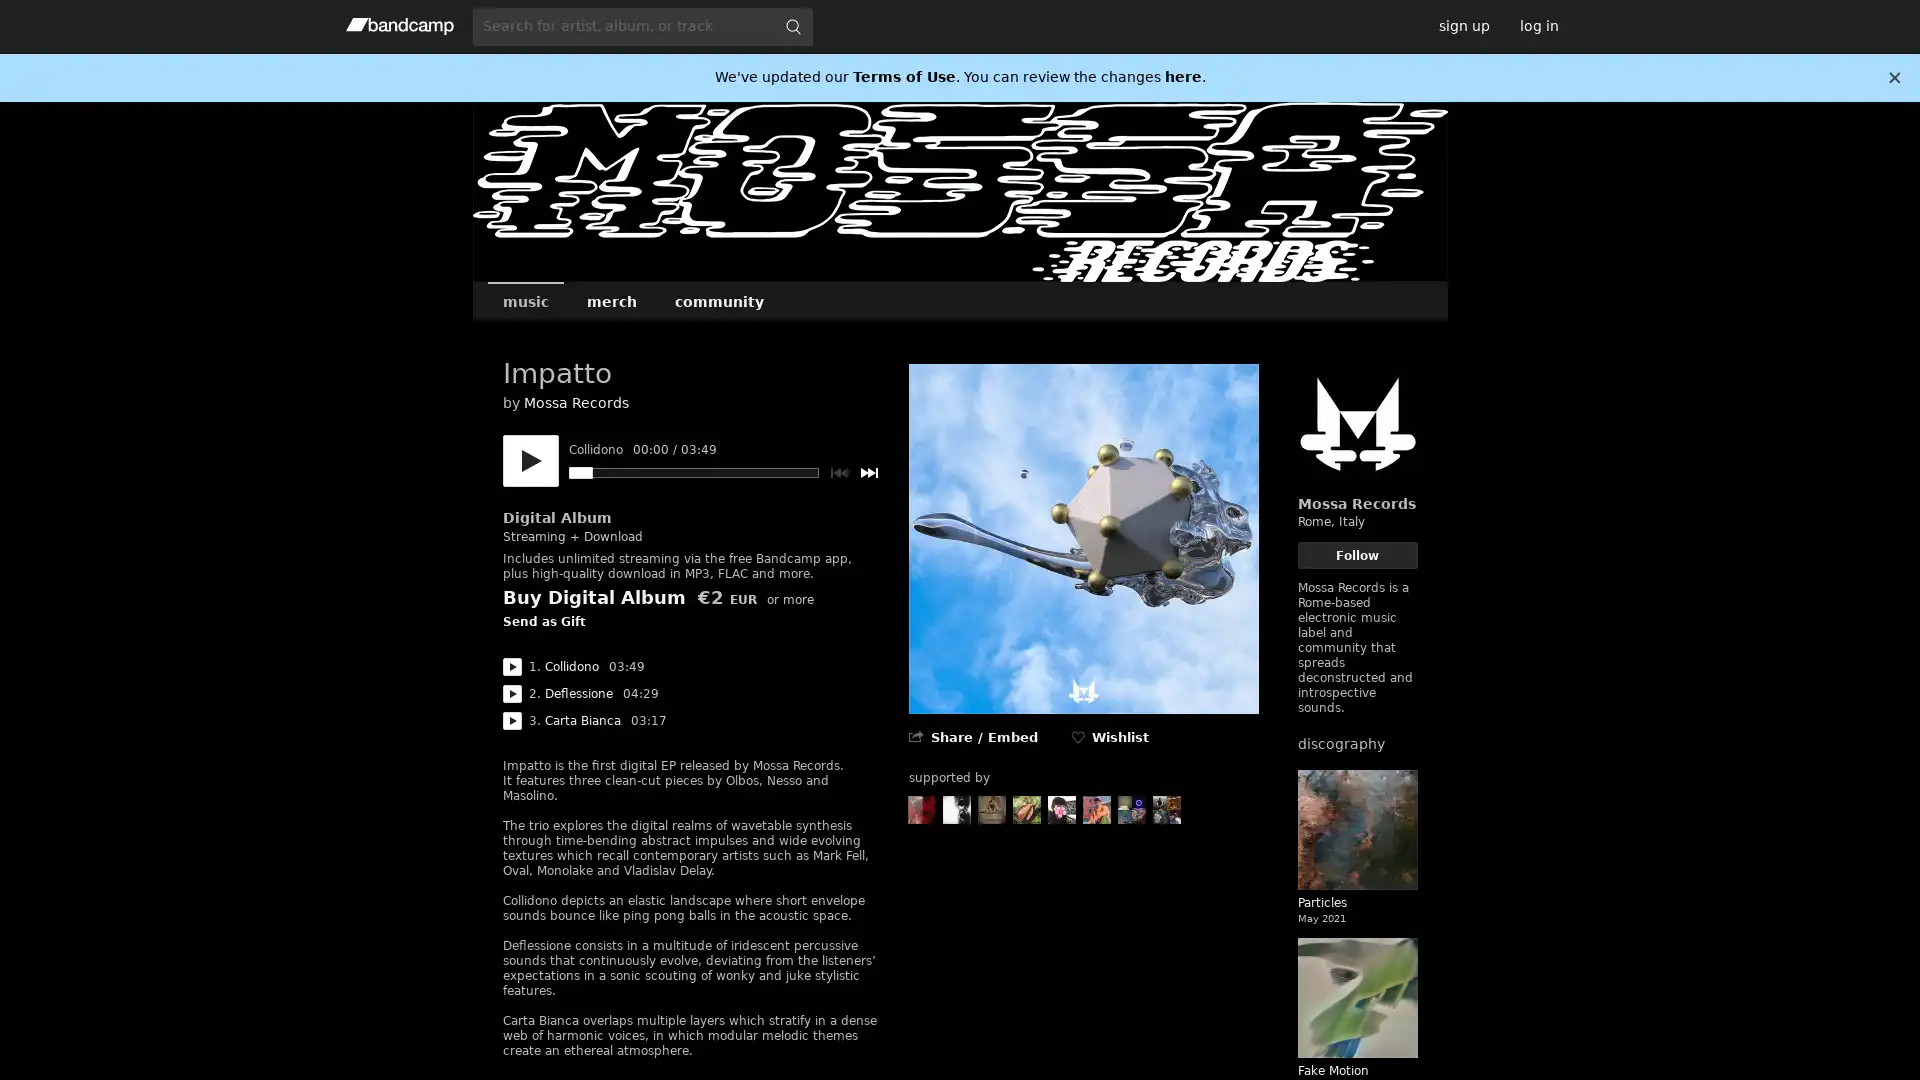  Describe the element at coordinates (791, 26) in the screenshot. I see `submit for full search page` at that location.